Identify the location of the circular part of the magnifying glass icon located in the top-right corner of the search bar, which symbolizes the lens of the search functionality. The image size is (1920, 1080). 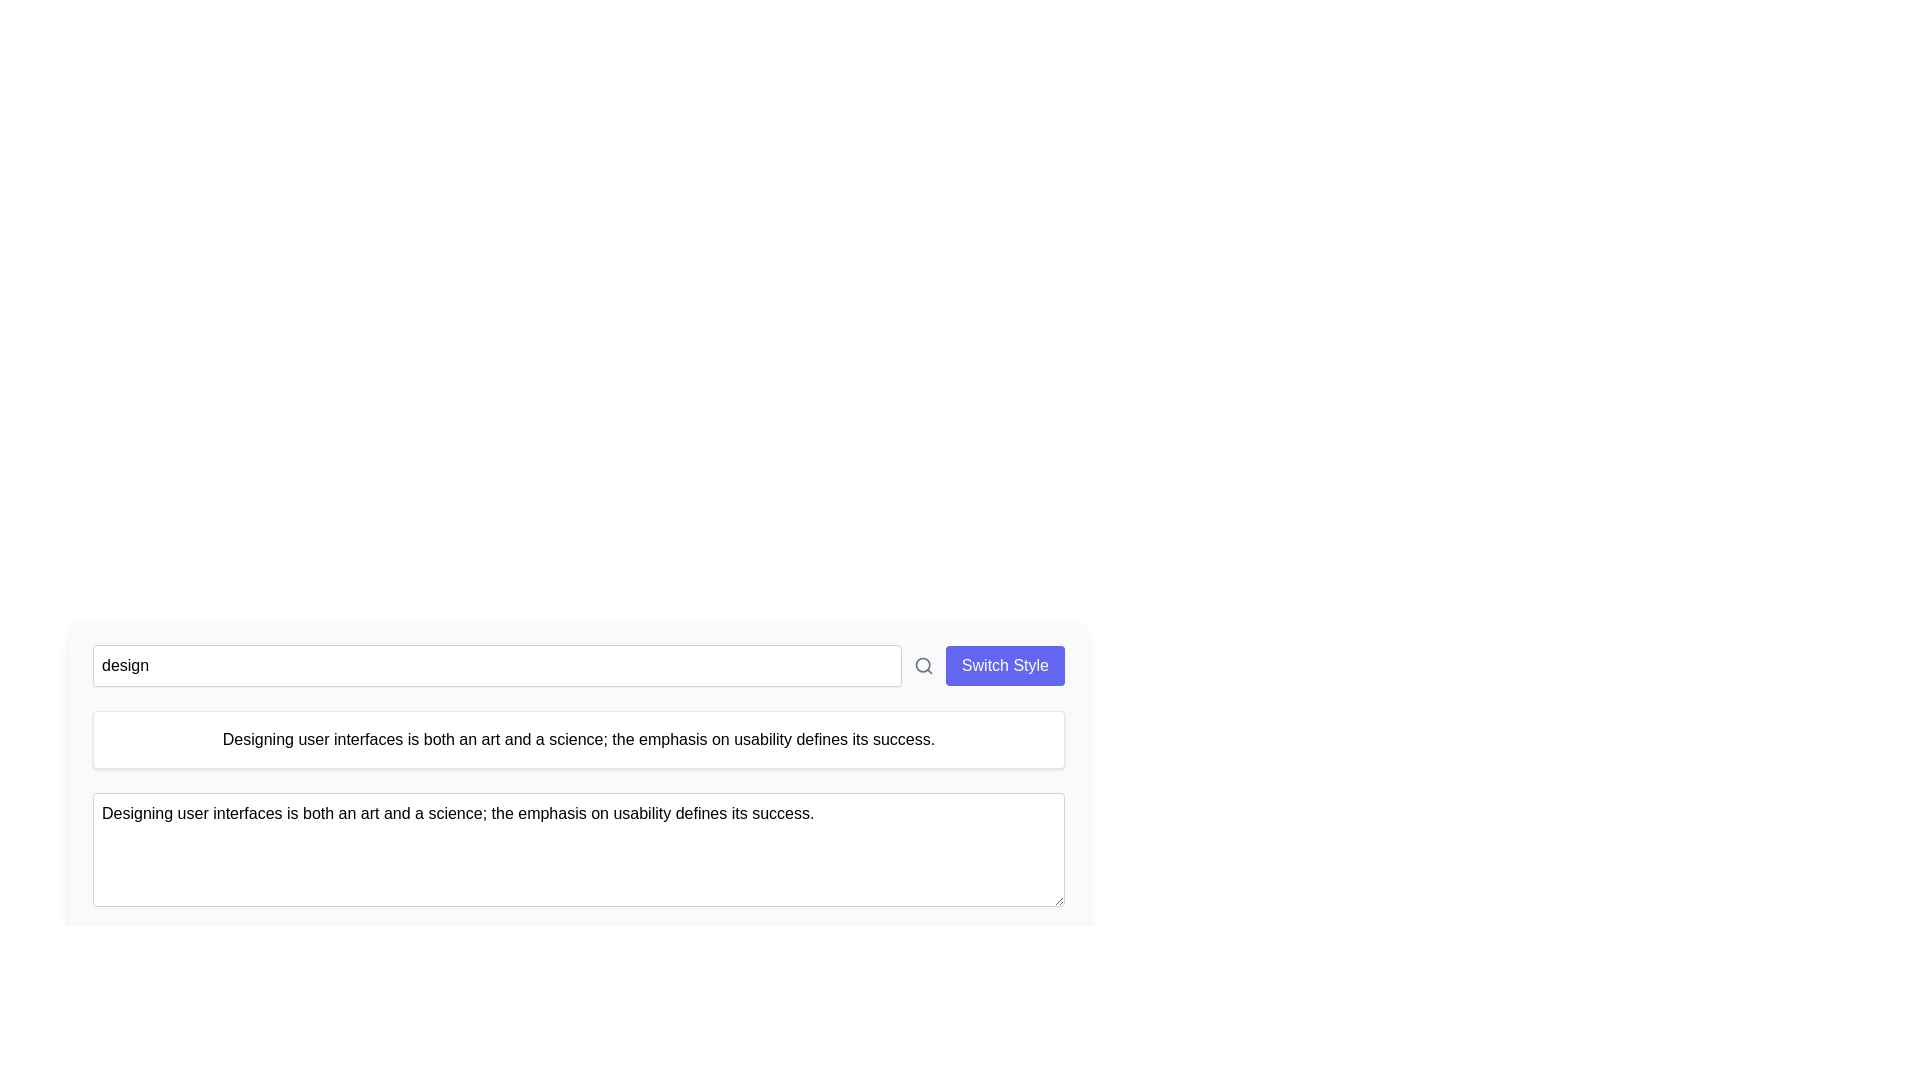
(921, 665).